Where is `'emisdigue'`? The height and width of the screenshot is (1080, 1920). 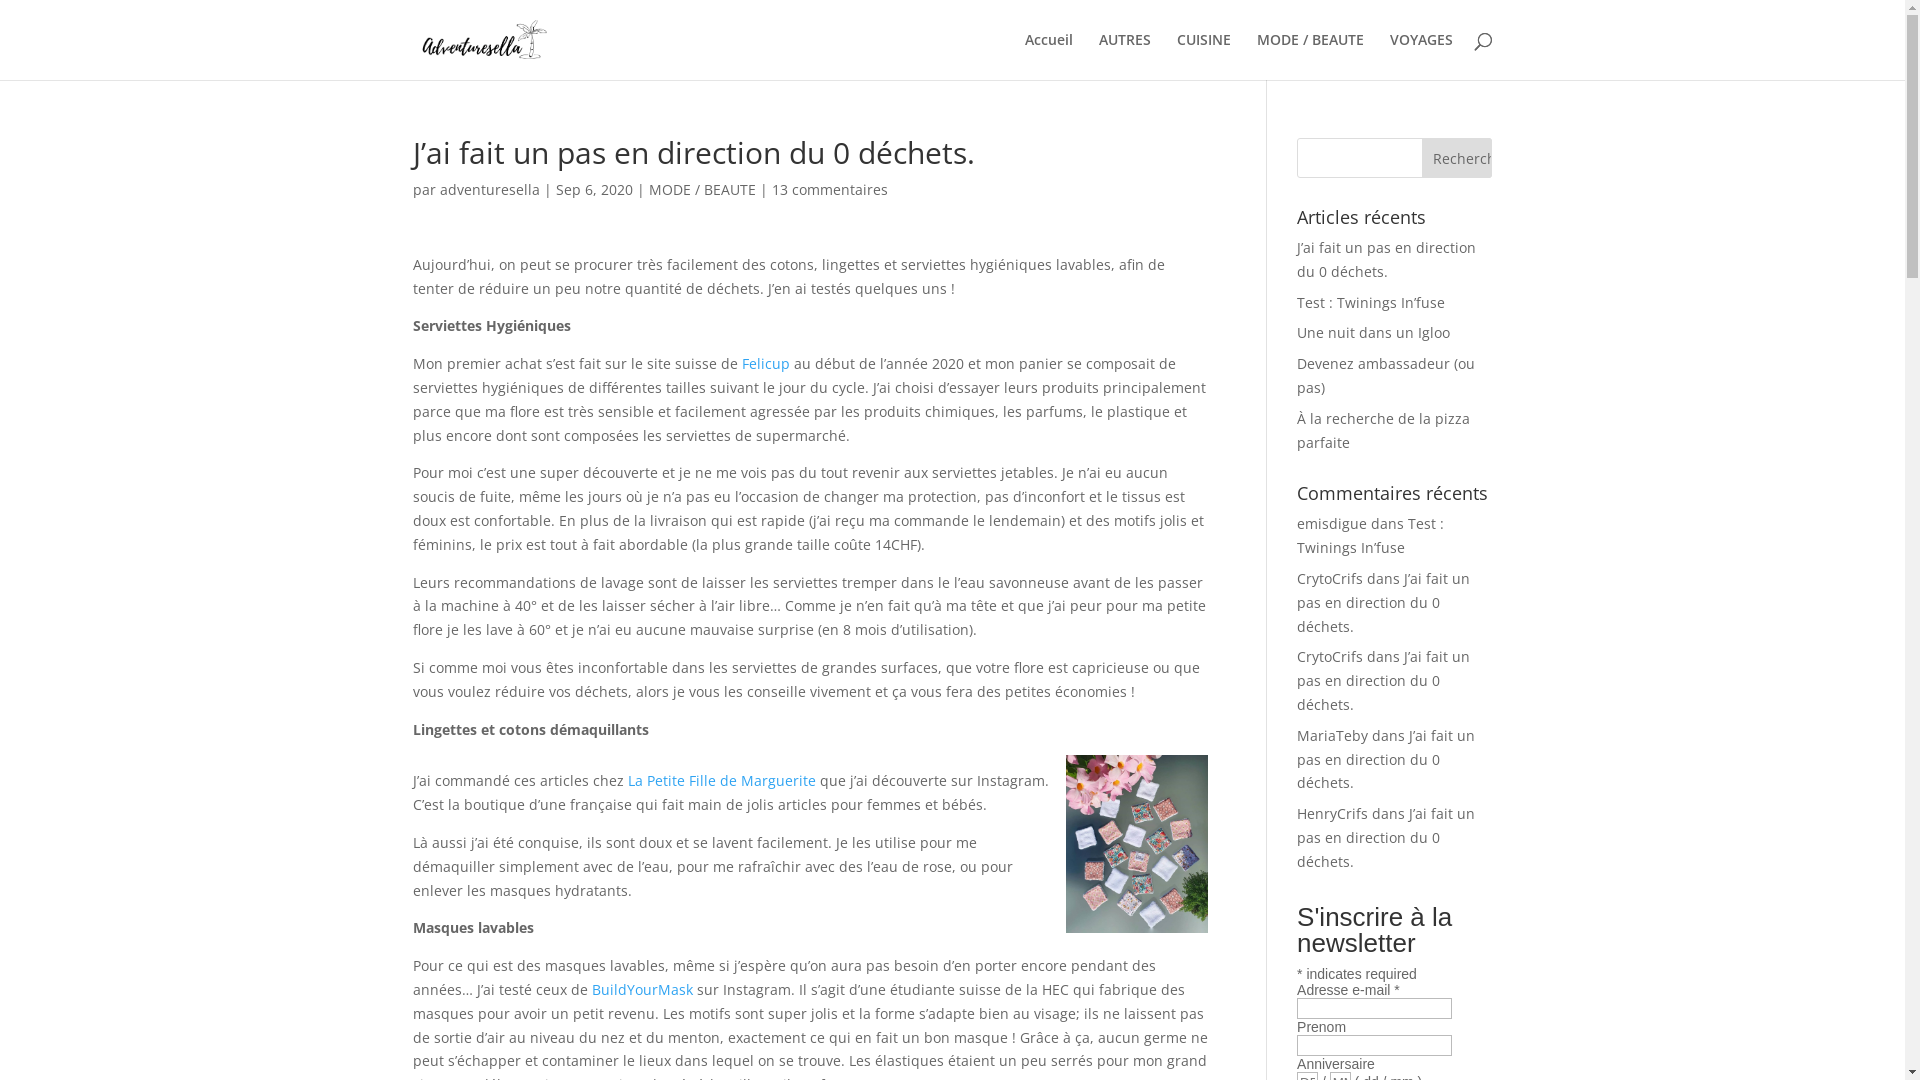 'emisdigue' is located at coordinates (1332, 522).